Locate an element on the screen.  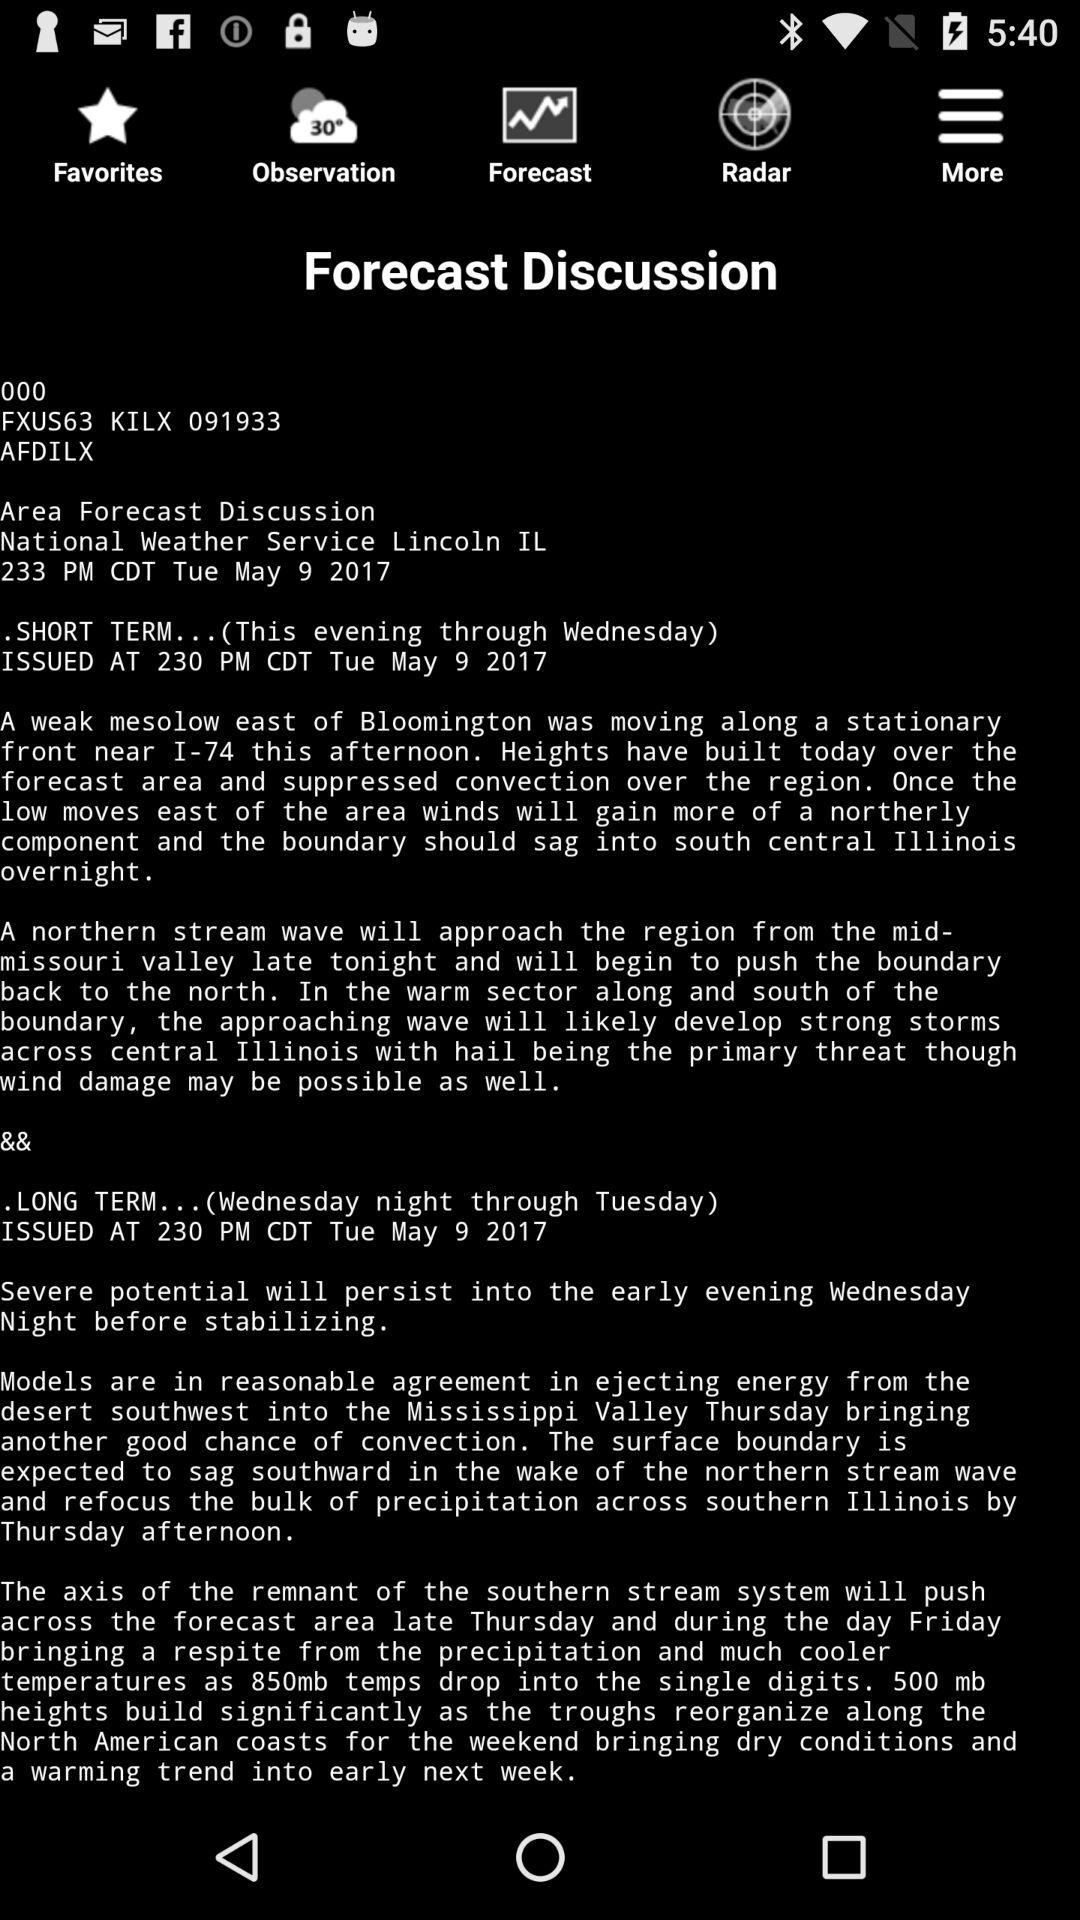
the forecast item is located at coordinates (540, 124).